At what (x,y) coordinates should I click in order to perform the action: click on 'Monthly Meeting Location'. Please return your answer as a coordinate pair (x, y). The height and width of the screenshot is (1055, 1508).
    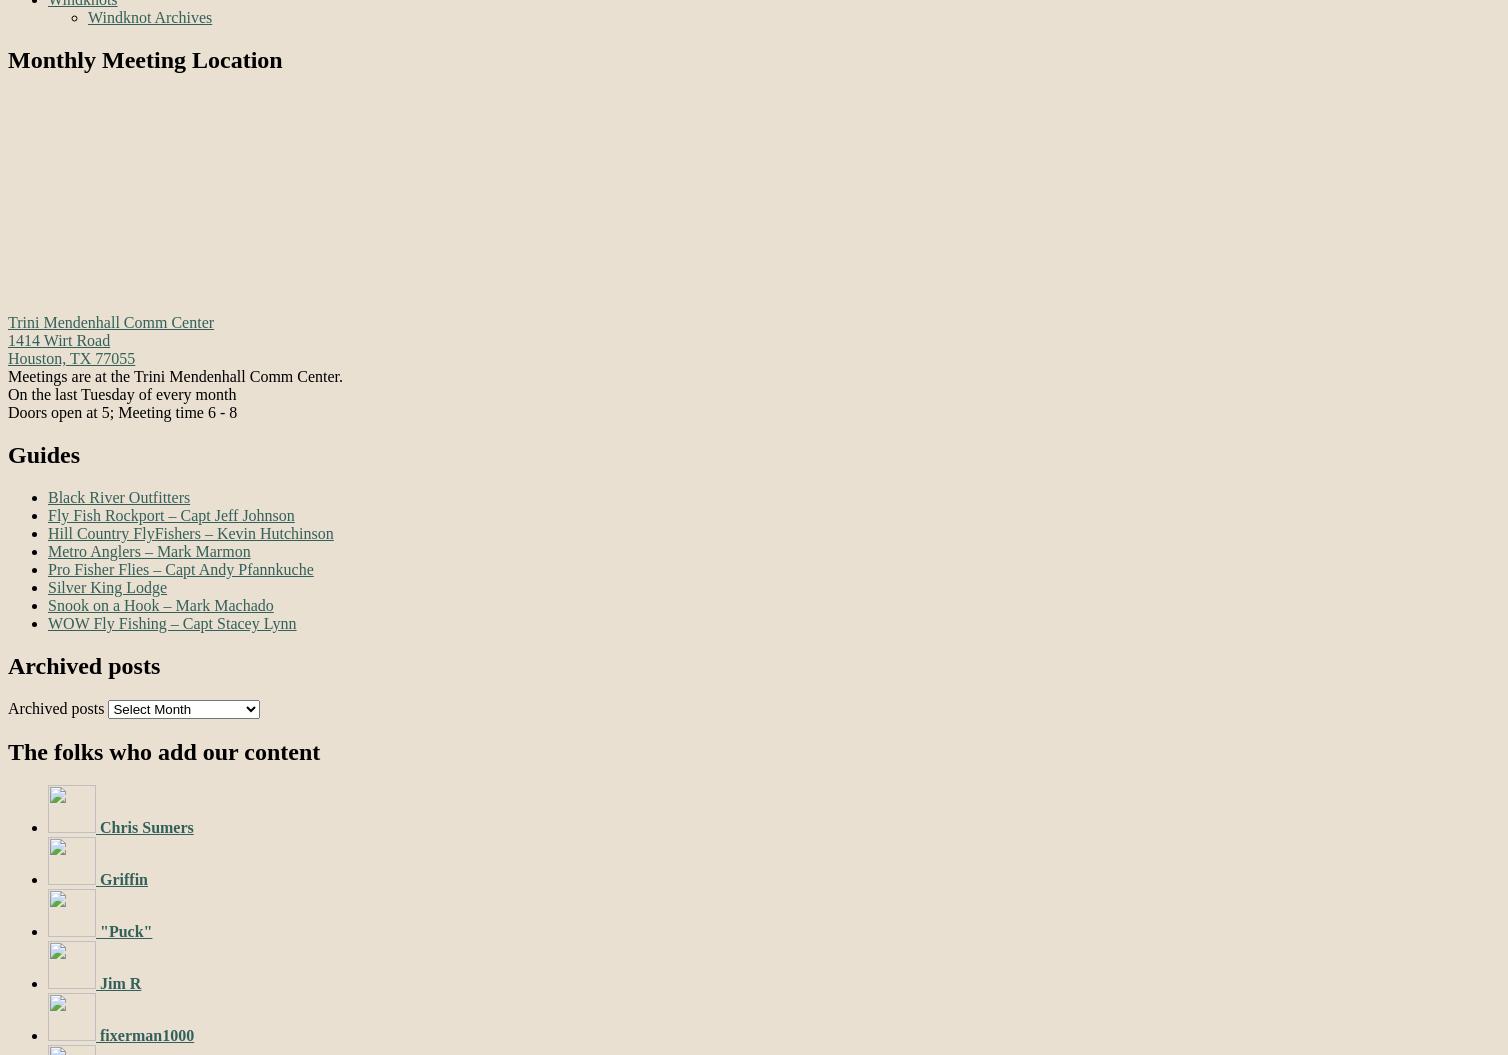
    Looking at the image, I should click on (145, 59).